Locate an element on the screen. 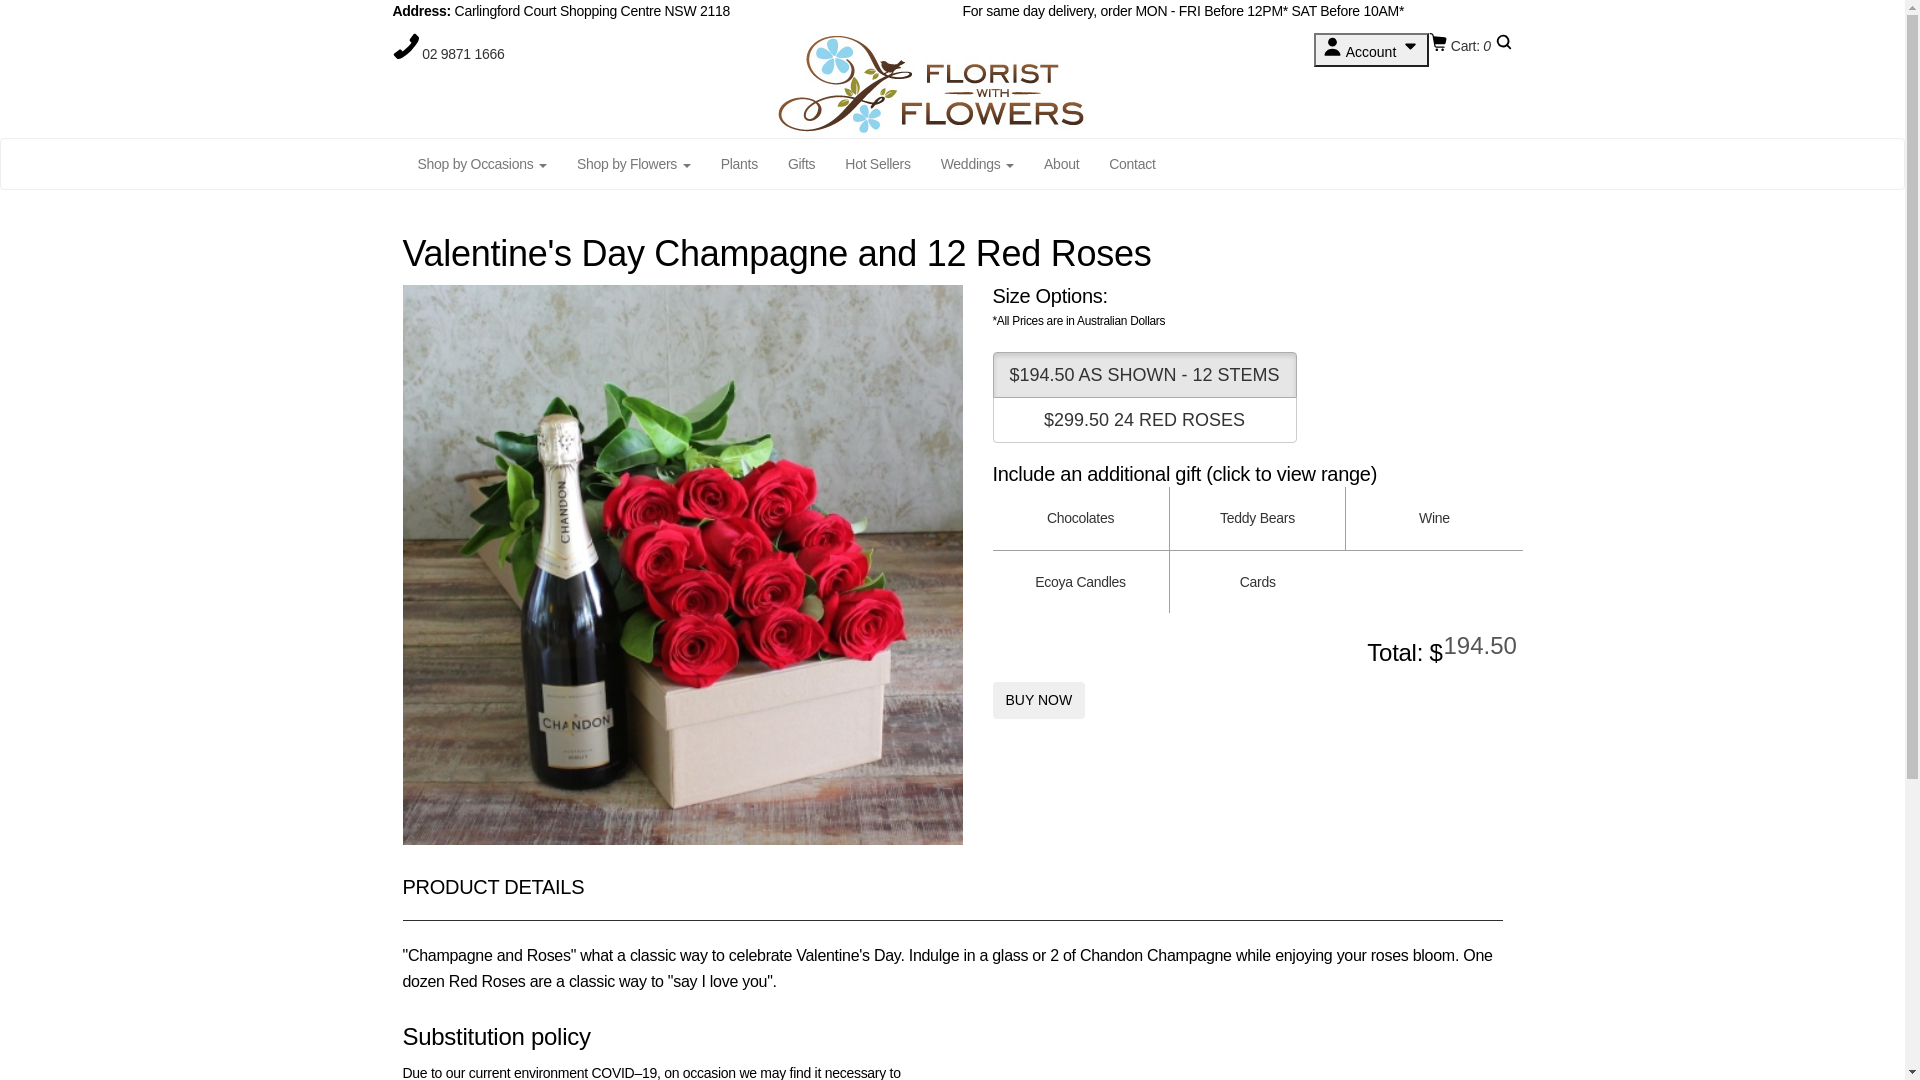  '$299.50 24 RED ROSES' is located at coordinates (1143, 419).